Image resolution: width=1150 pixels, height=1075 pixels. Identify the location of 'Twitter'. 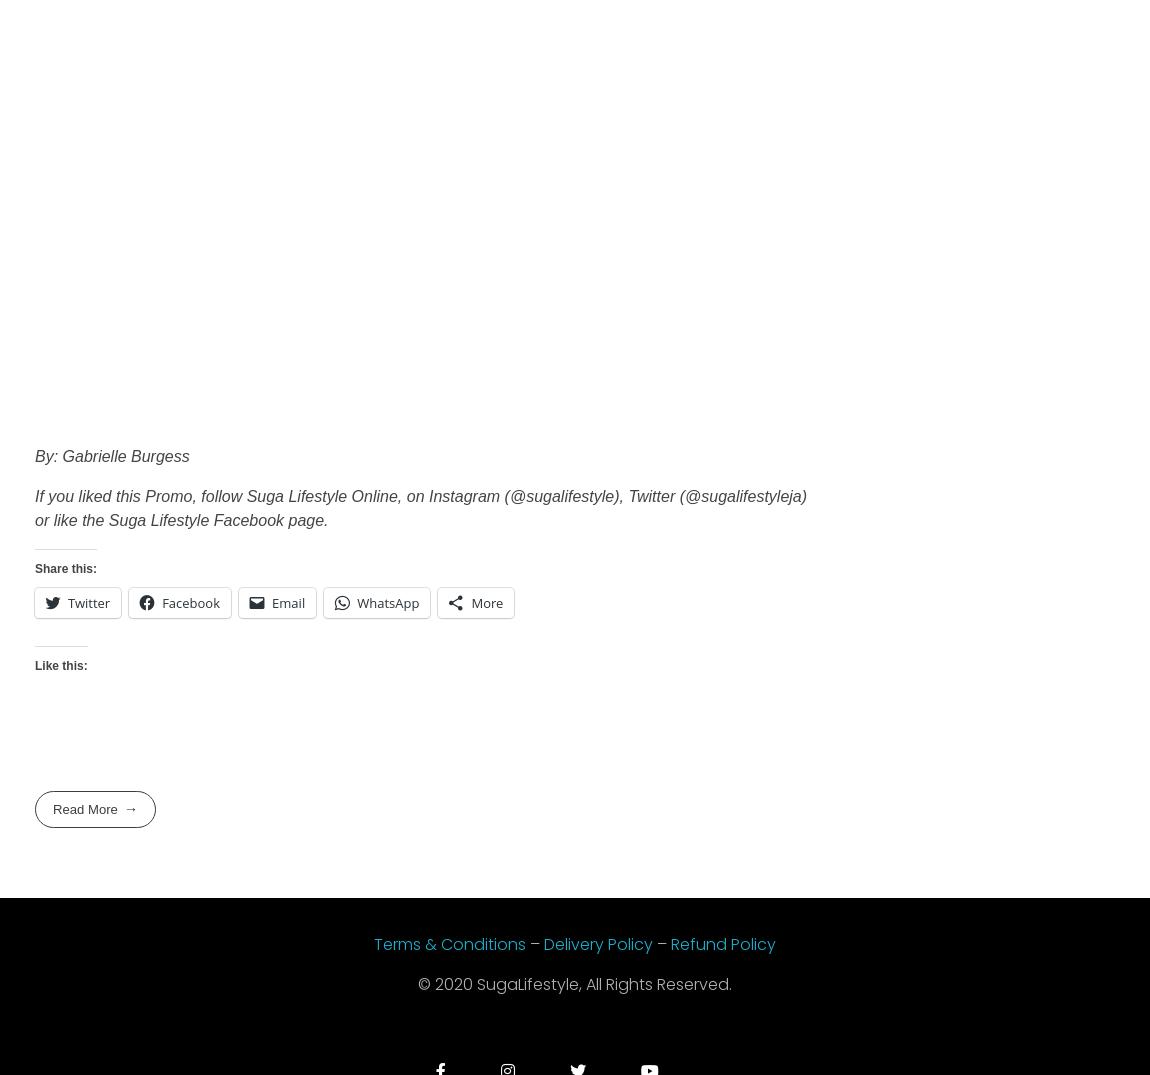
(88, 601).